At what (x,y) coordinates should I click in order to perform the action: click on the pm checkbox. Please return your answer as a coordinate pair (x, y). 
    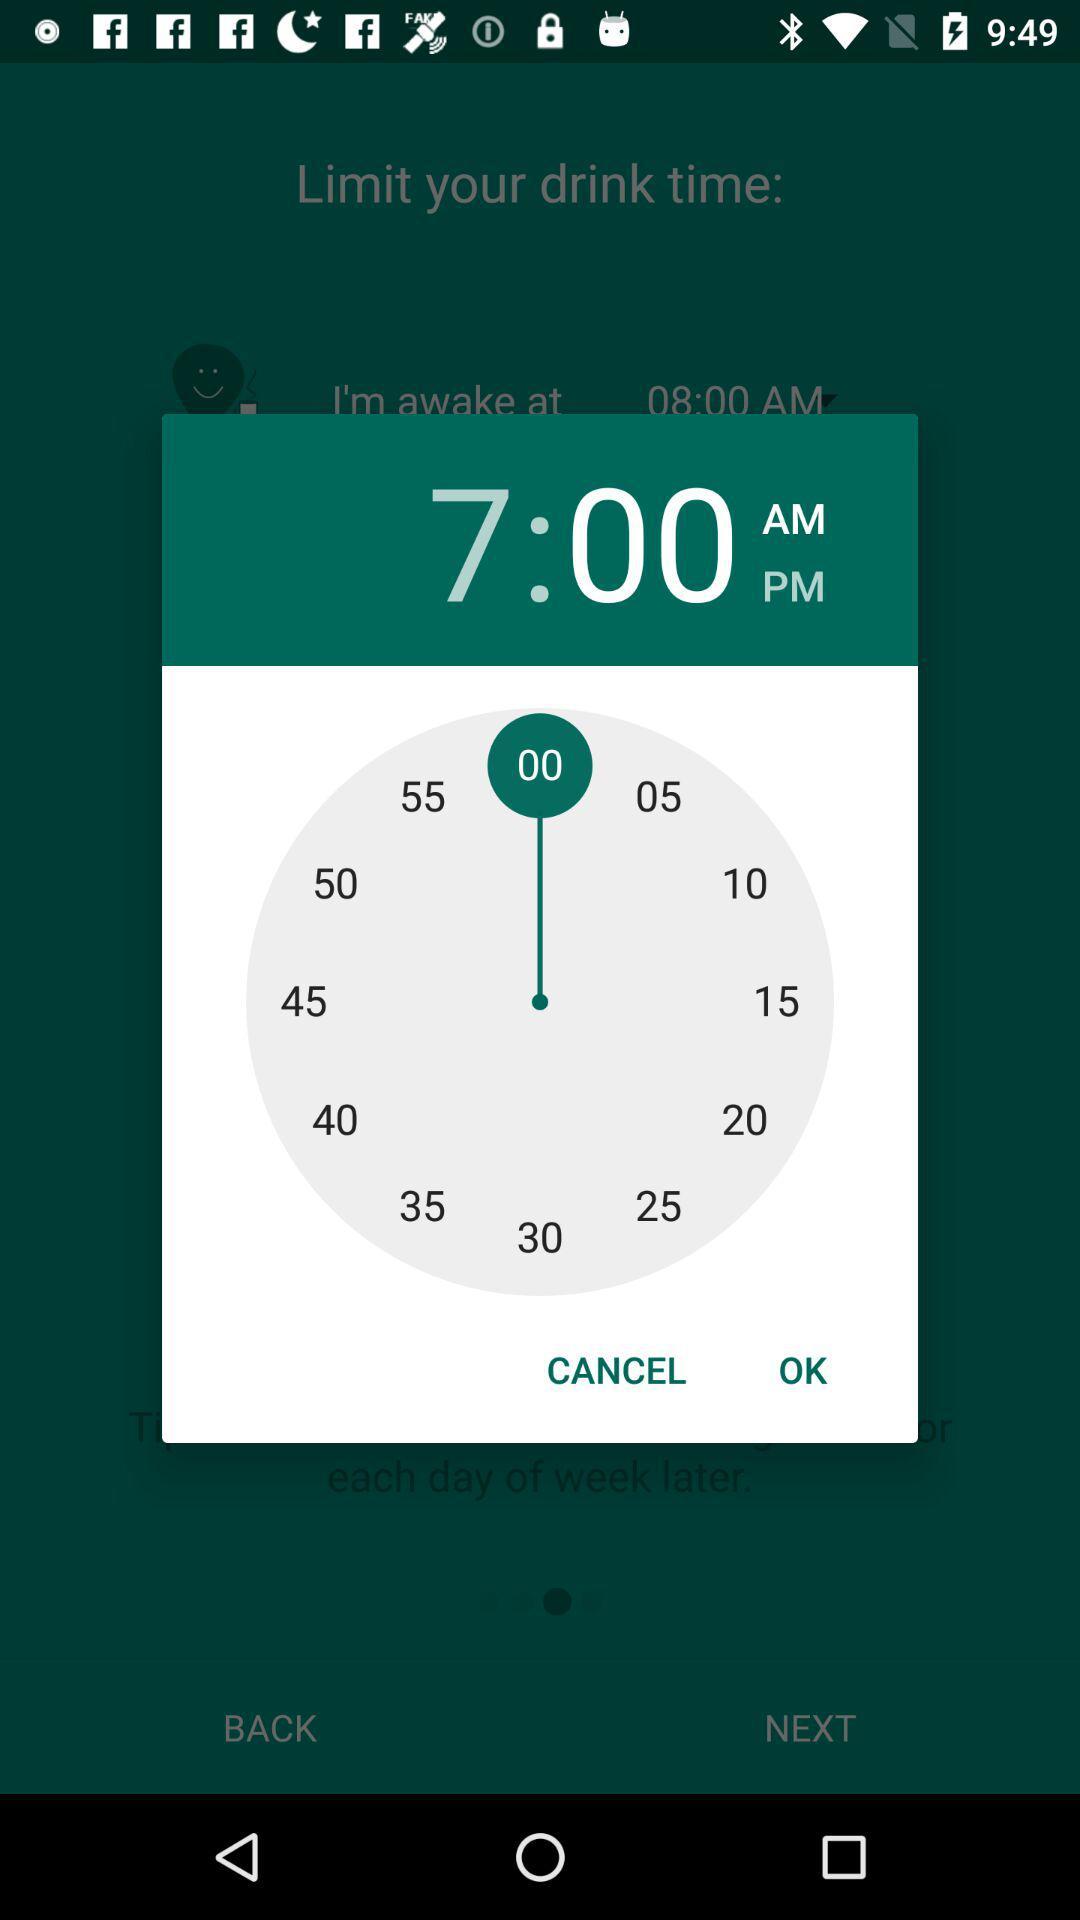
    Looking at the image, I should click on (792, 578).